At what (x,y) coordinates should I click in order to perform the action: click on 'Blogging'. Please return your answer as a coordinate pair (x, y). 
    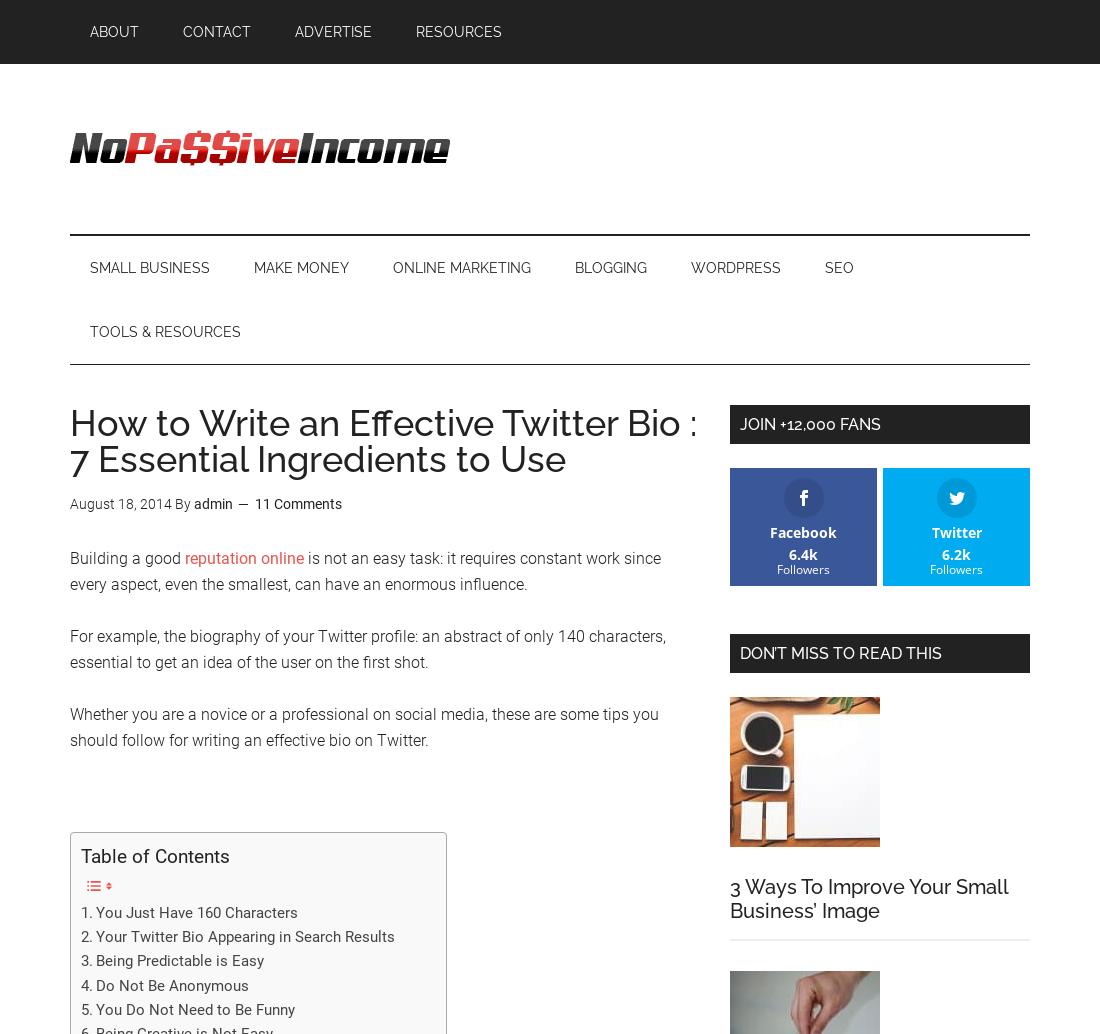
    Looking at the image, I should click on (610, 267).